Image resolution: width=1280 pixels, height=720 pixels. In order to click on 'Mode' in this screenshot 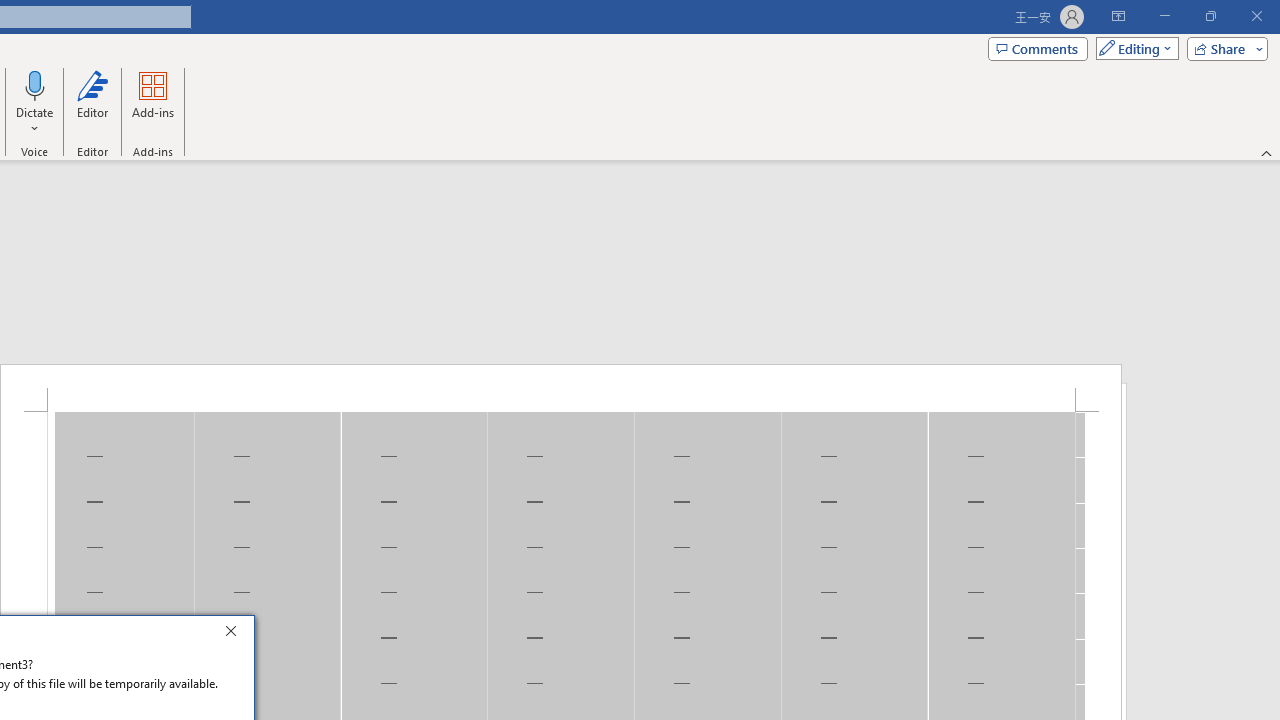, I will do `click(1133, 47)`.